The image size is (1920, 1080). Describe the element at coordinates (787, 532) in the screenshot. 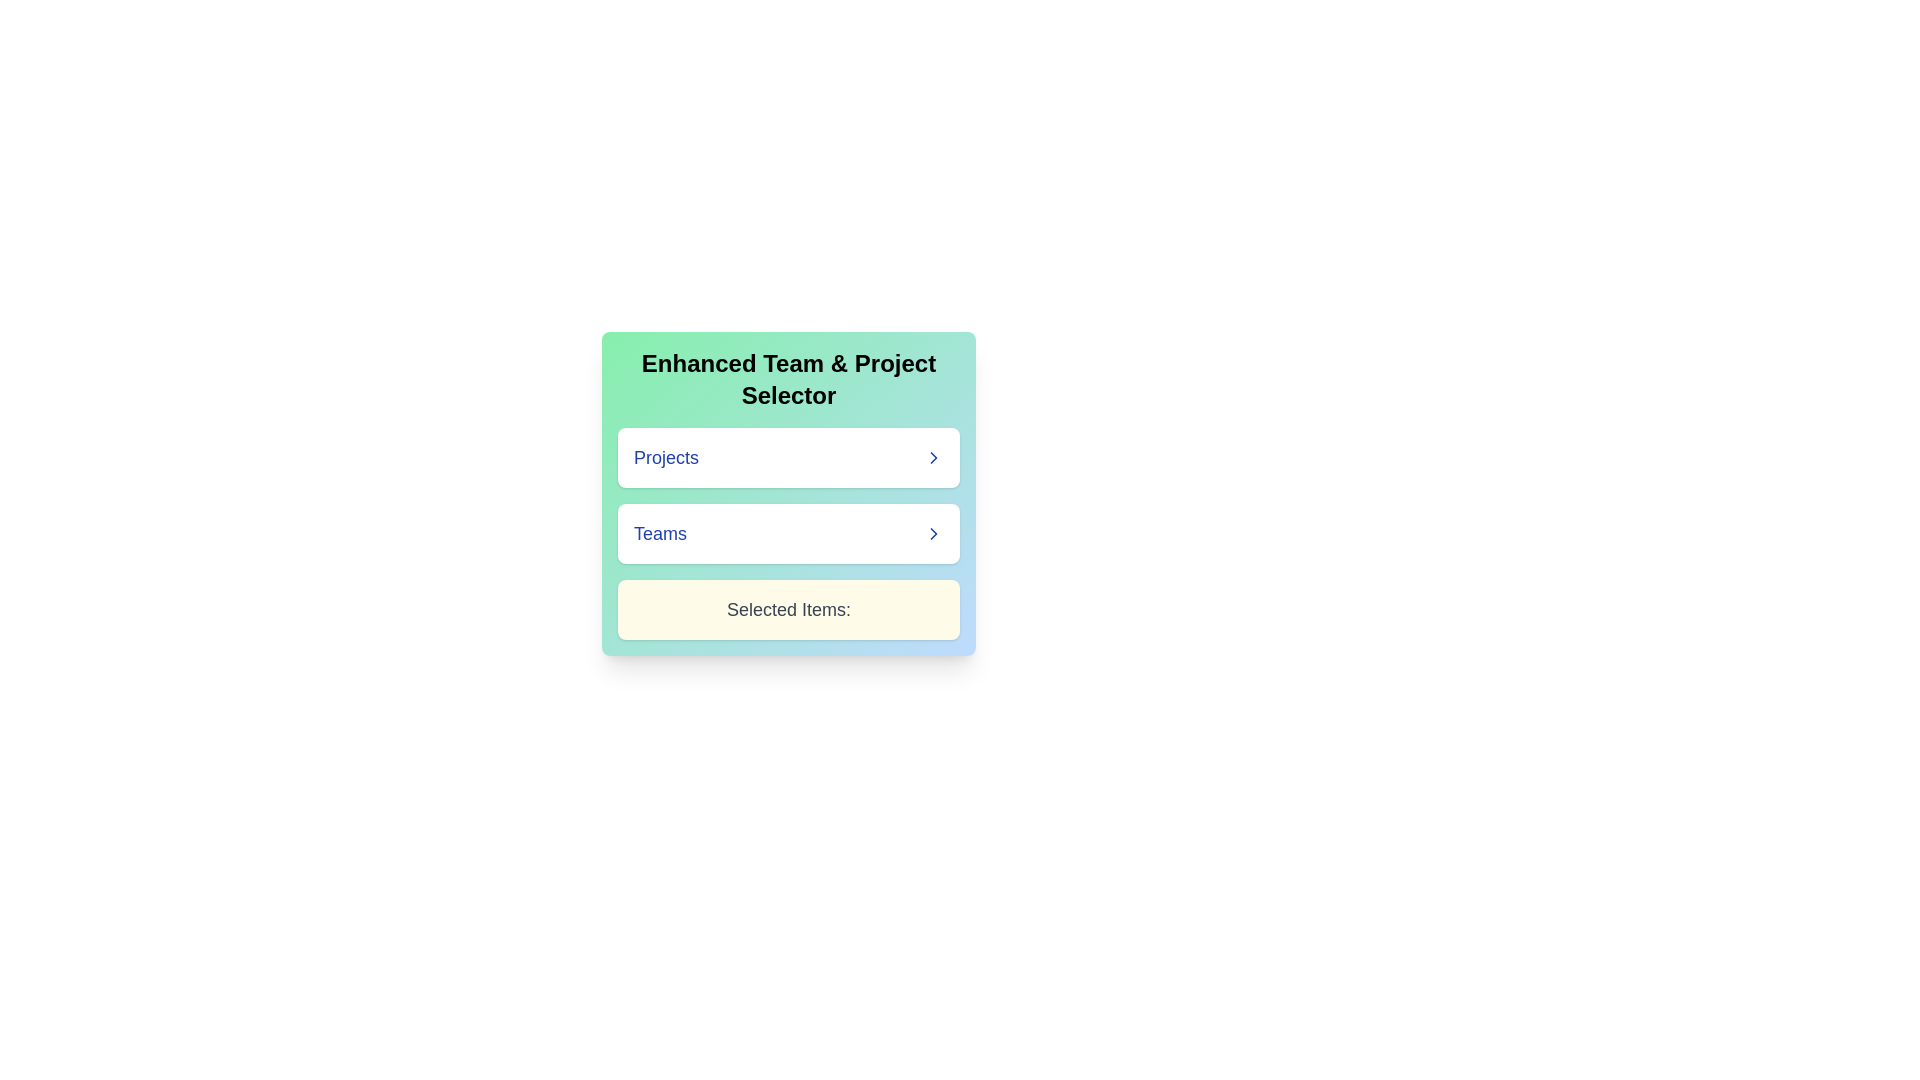

I see `the 'Teams' navigation button` at that location.